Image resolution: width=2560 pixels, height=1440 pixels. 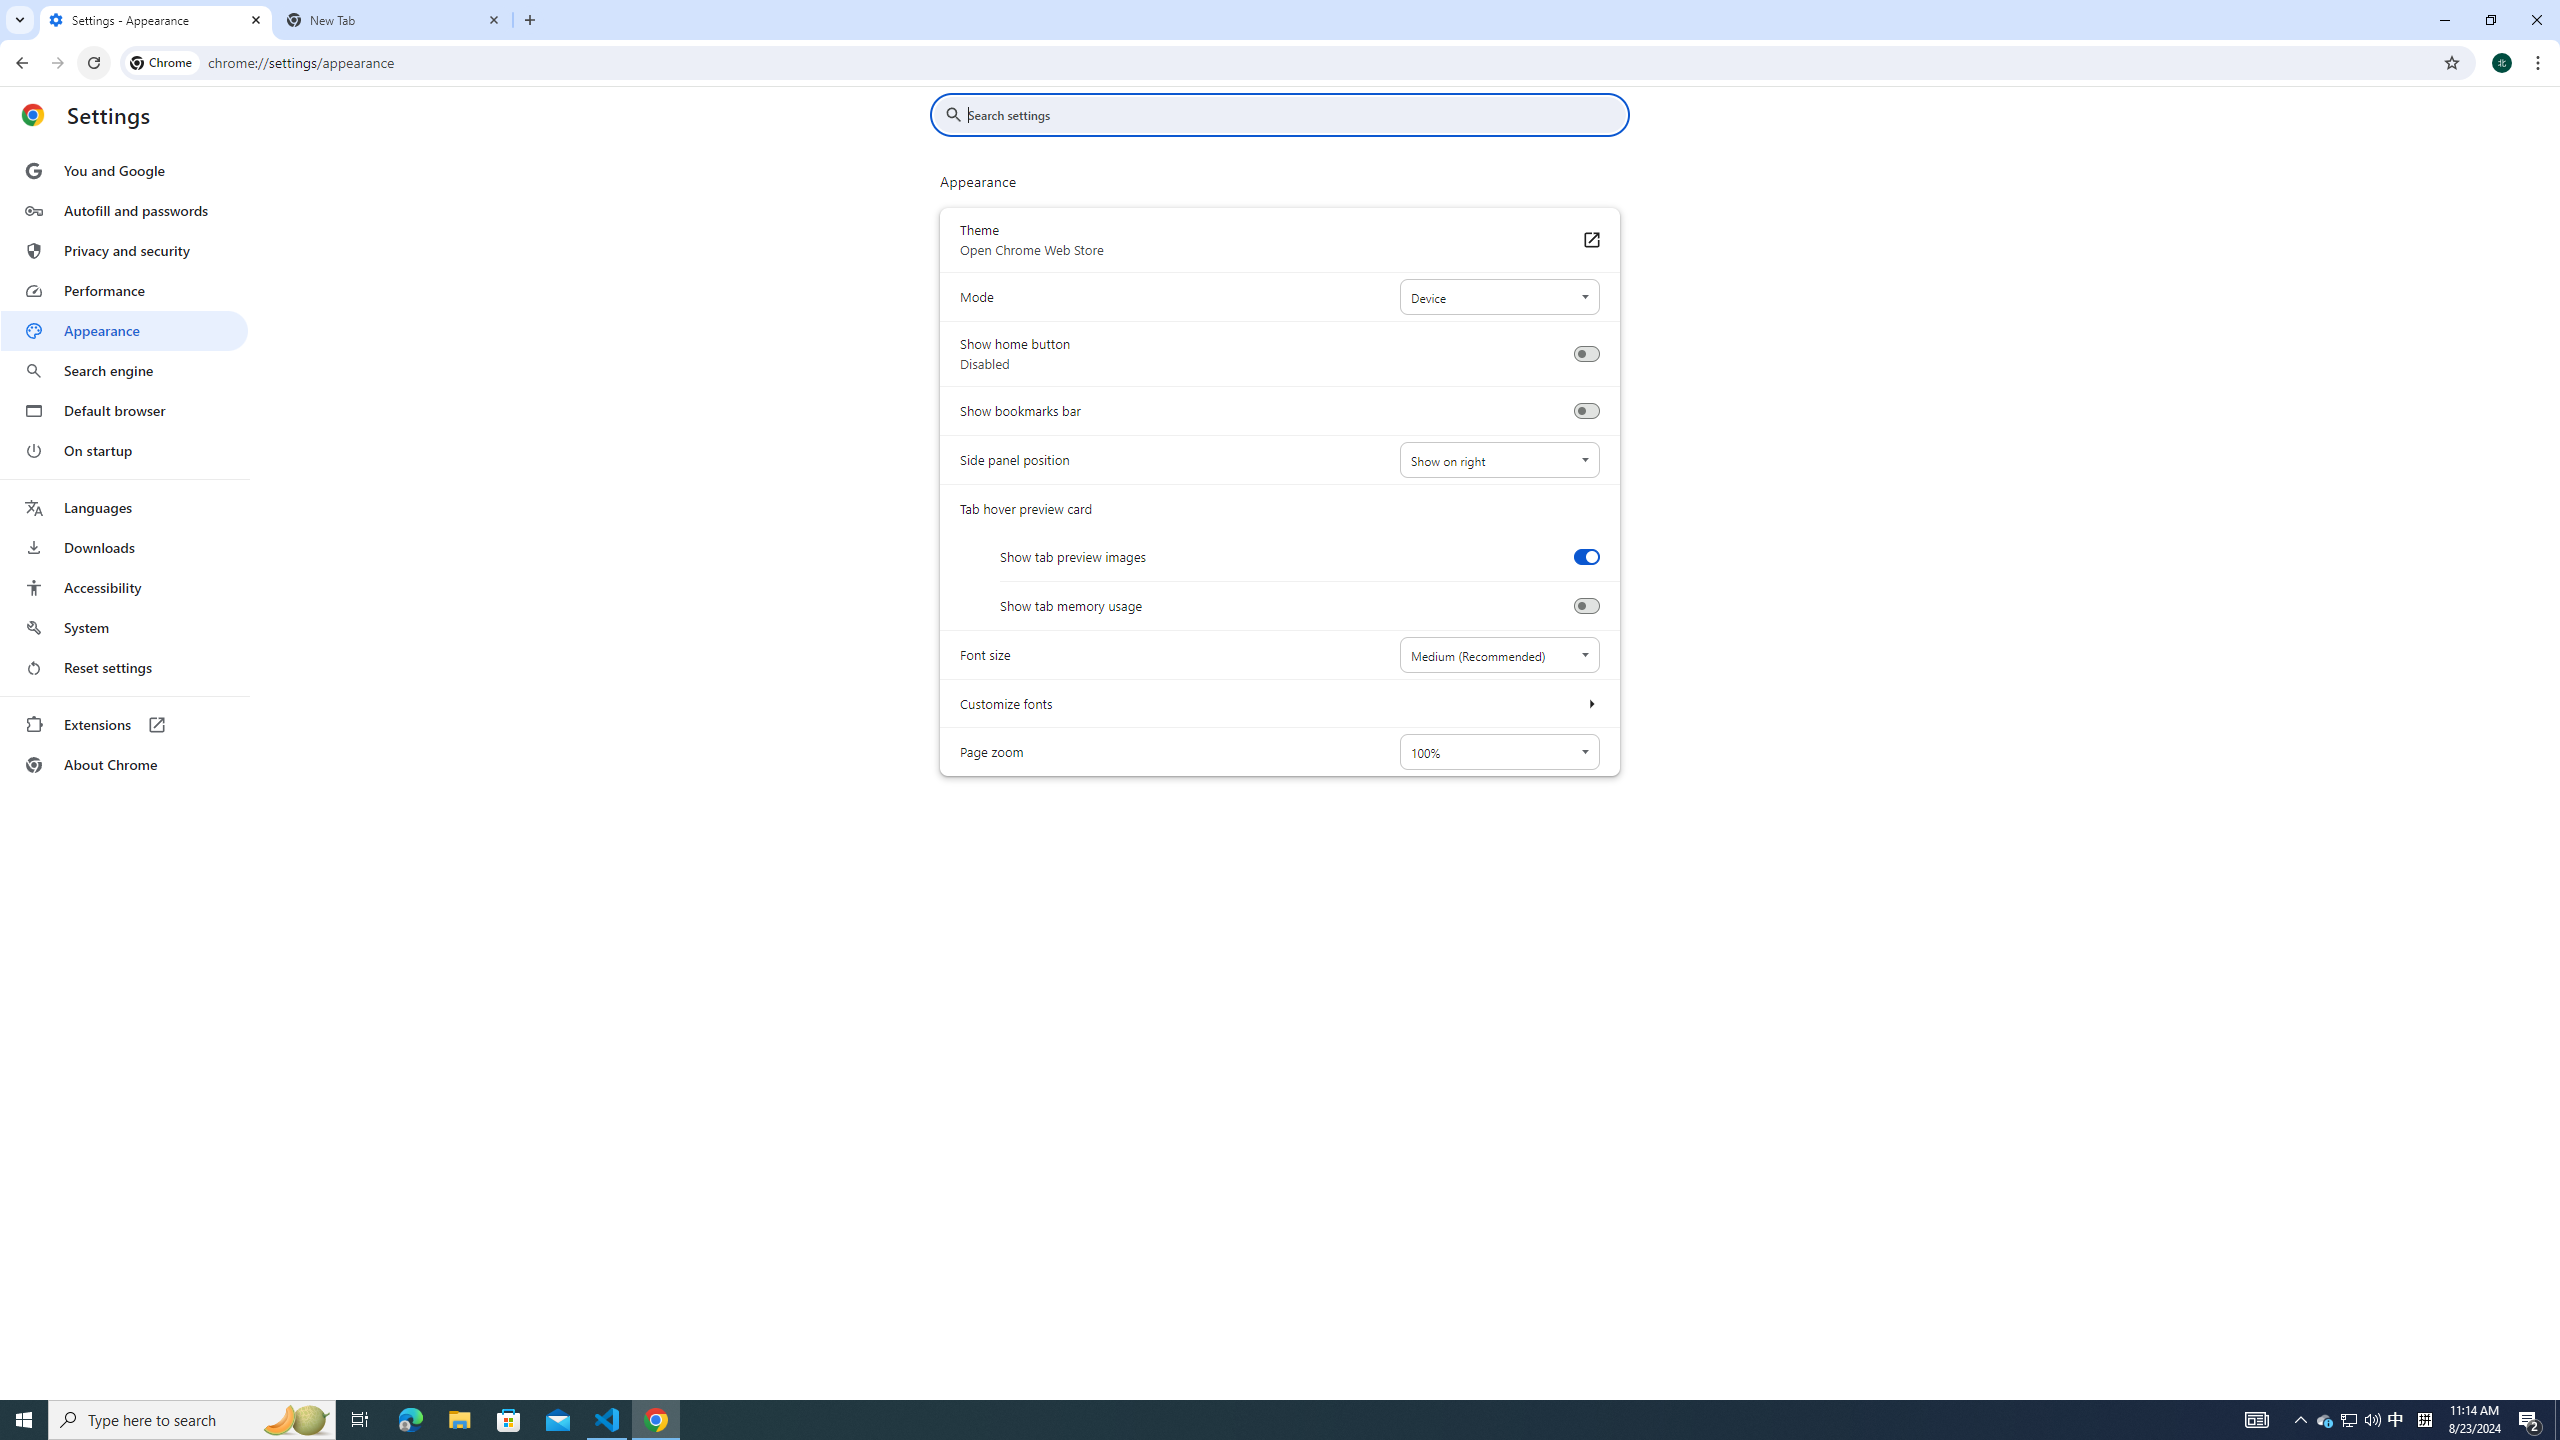 I want to click on 'Search engine', so click(x=123, y=371).